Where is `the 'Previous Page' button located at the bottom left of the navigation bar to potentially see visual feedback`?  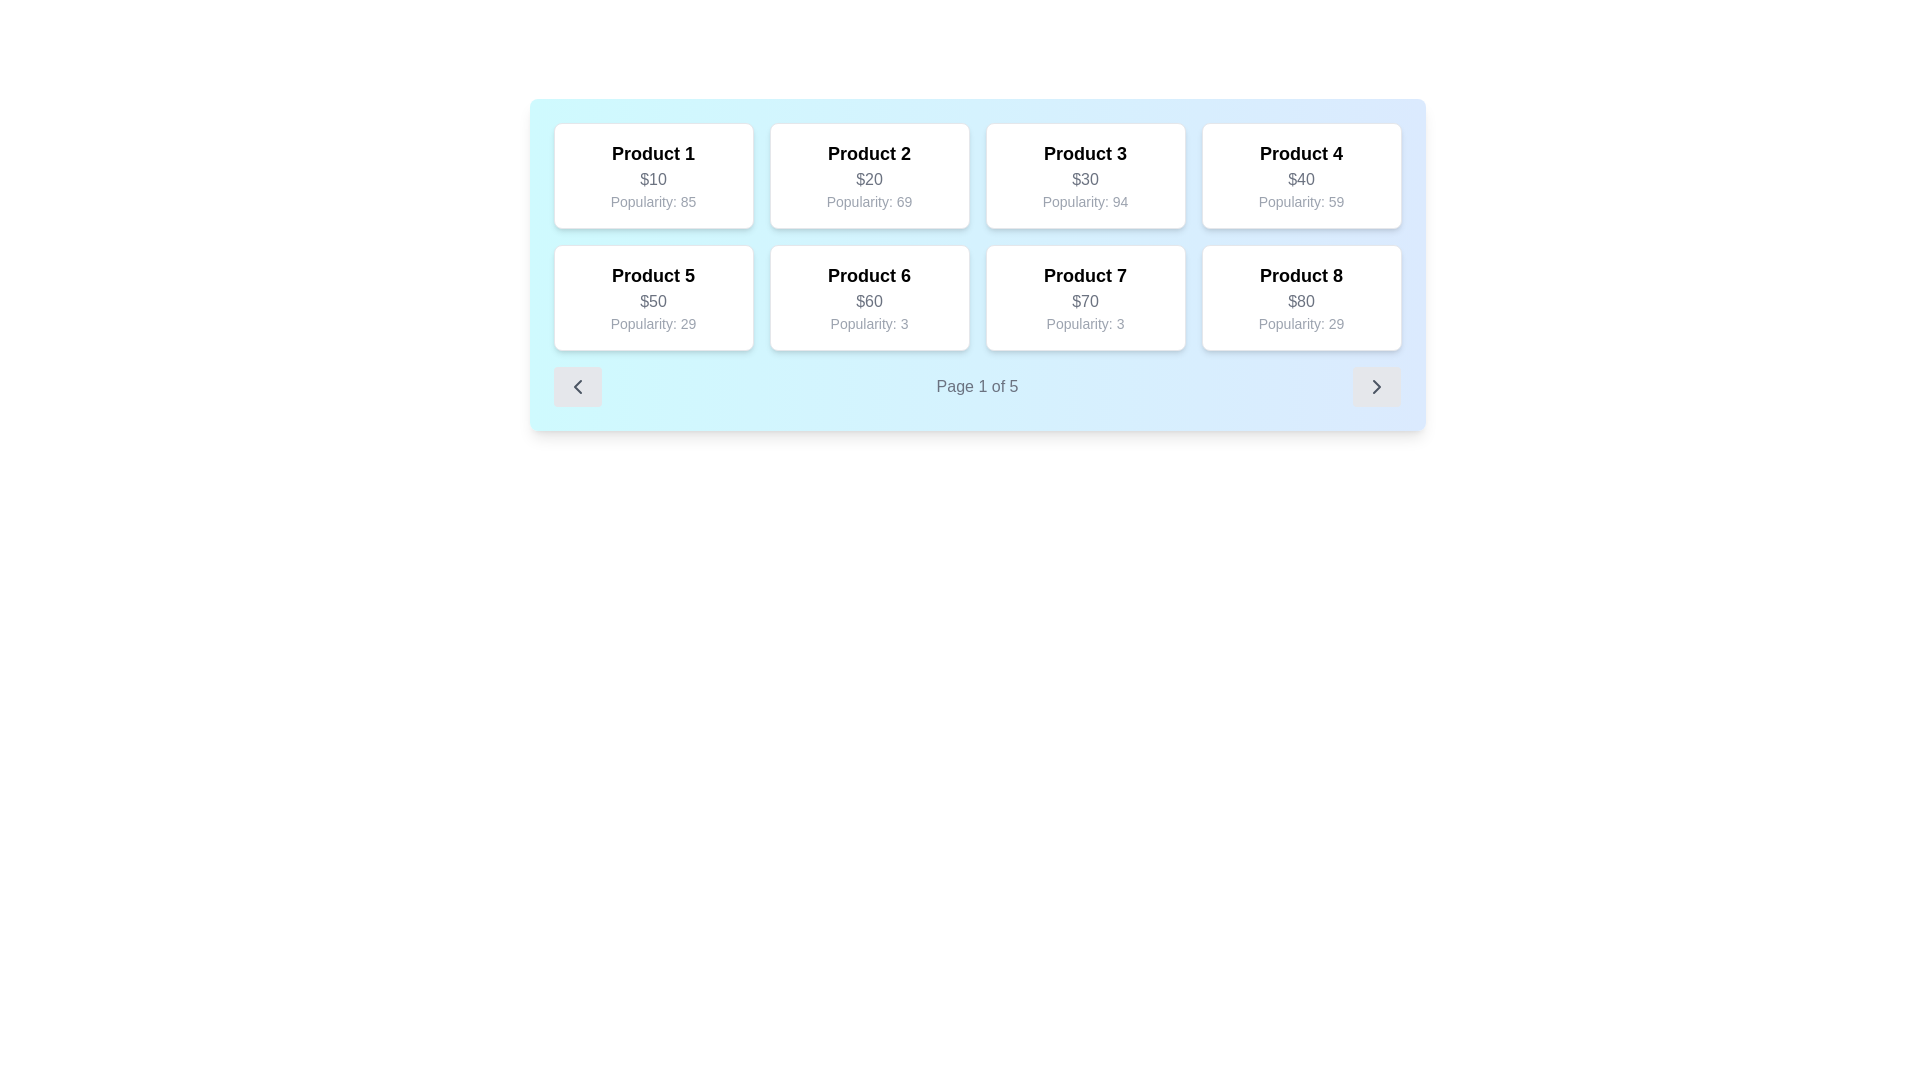 the 'Previous Page' button located at the bottom left of the navigation bar to potentially see visual feedback is located at coordinates (576, 386).